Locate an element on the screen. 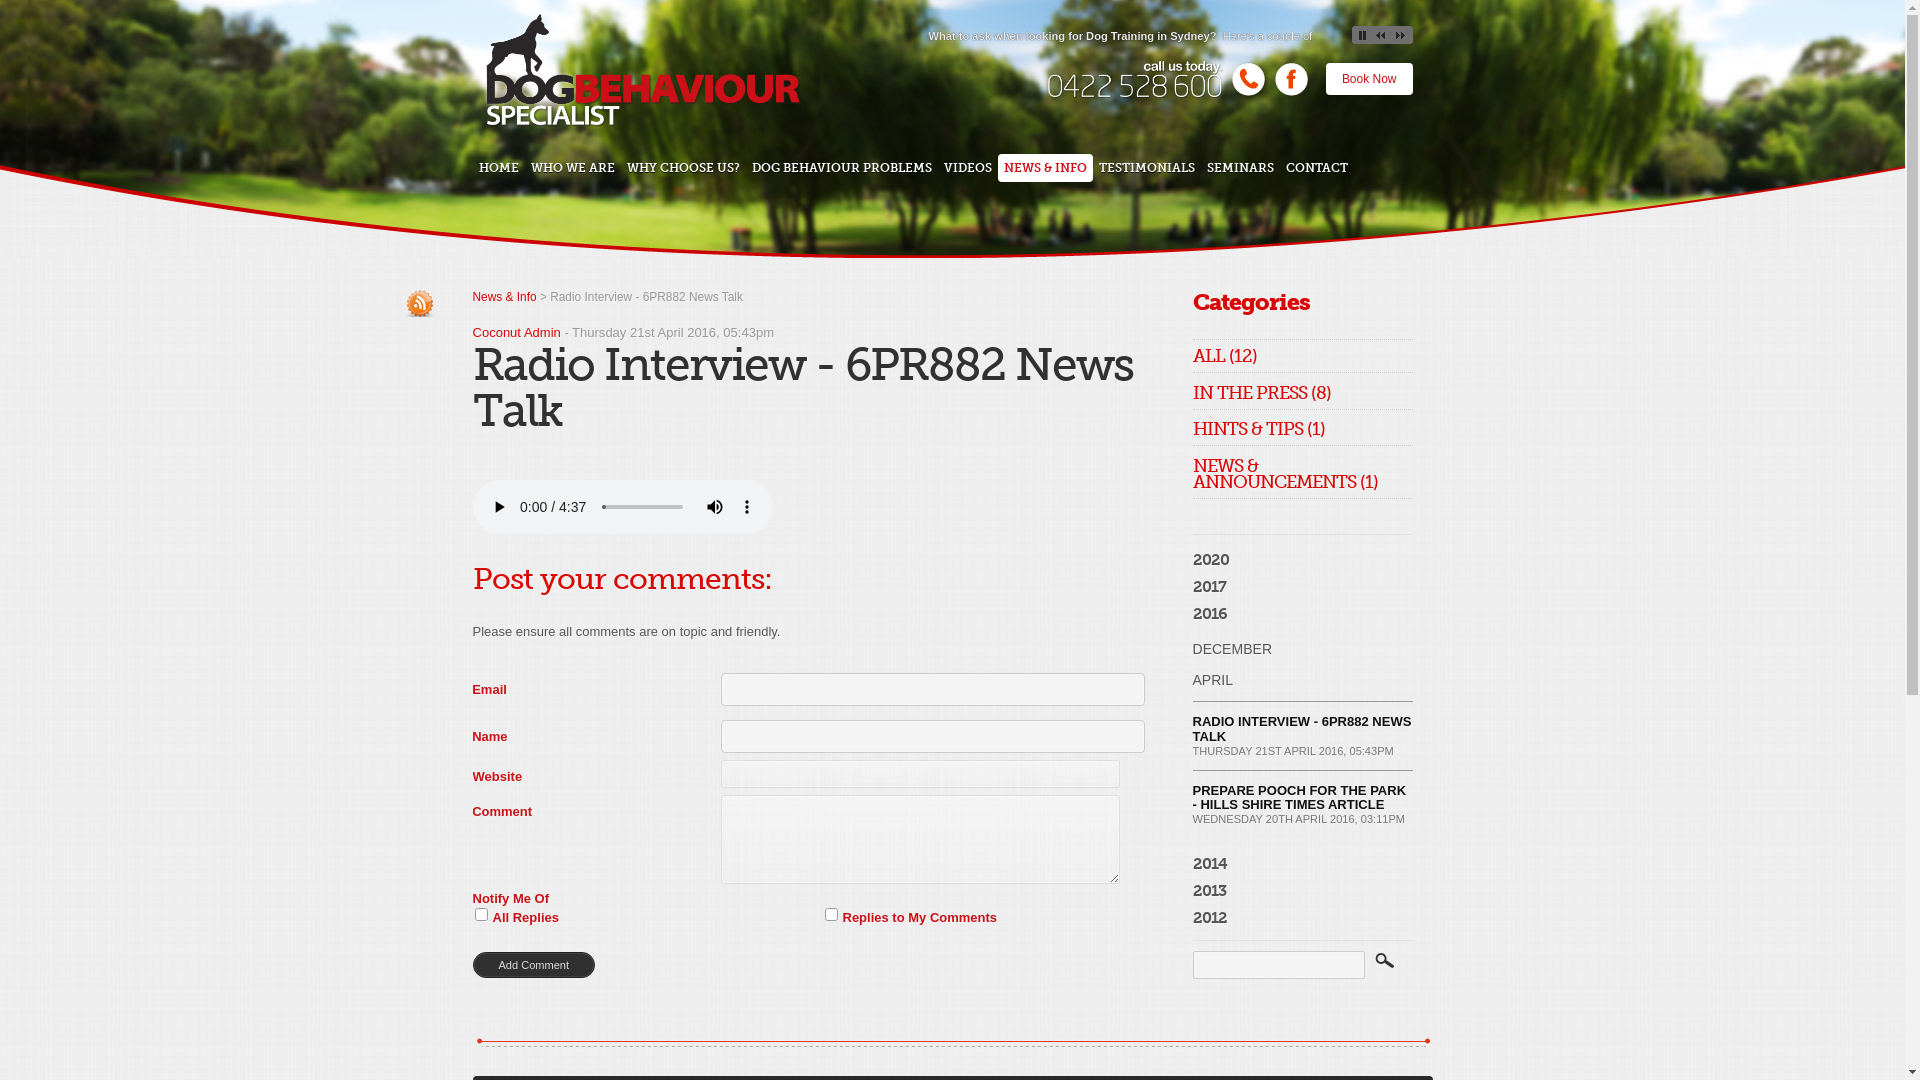  'IN THE PRESS (8)' is located at coordinates (1191, 397).